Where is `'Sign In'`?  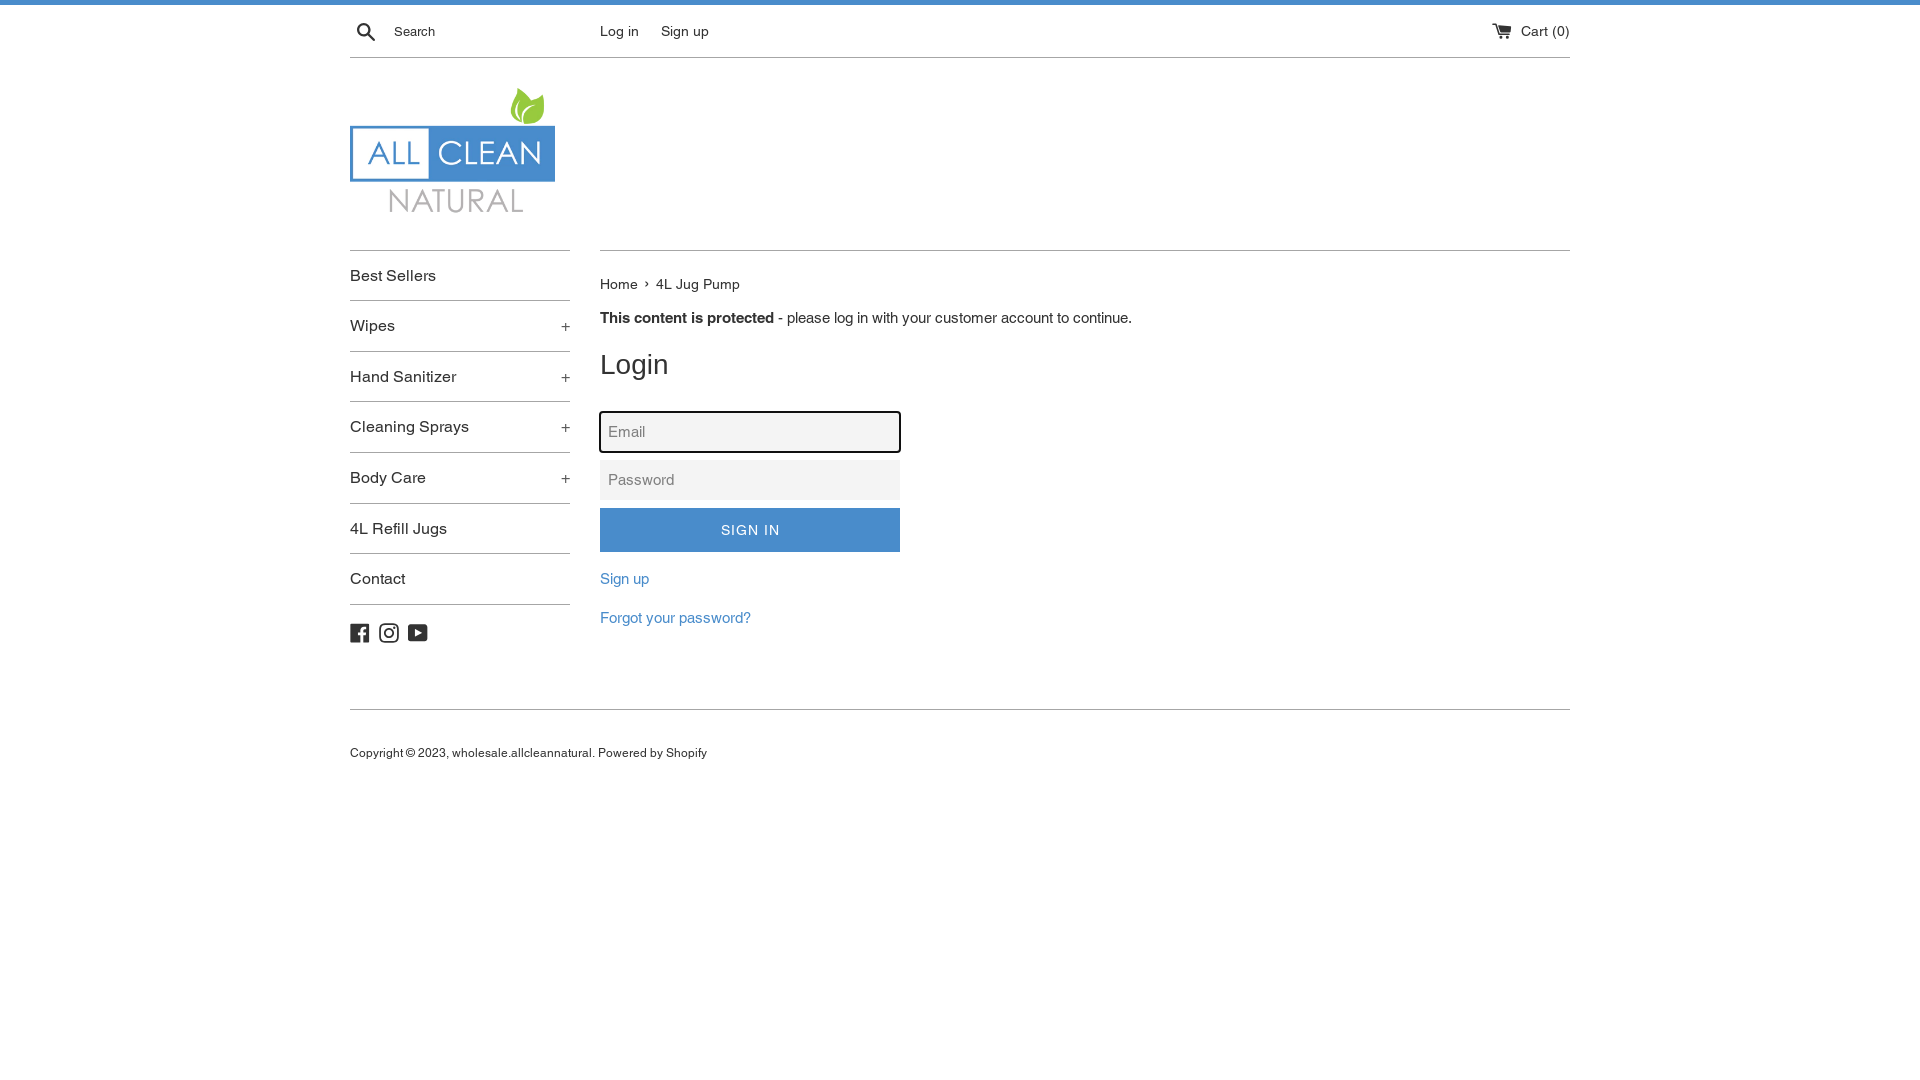 'Sign In' is located at coordinates (748, 529).